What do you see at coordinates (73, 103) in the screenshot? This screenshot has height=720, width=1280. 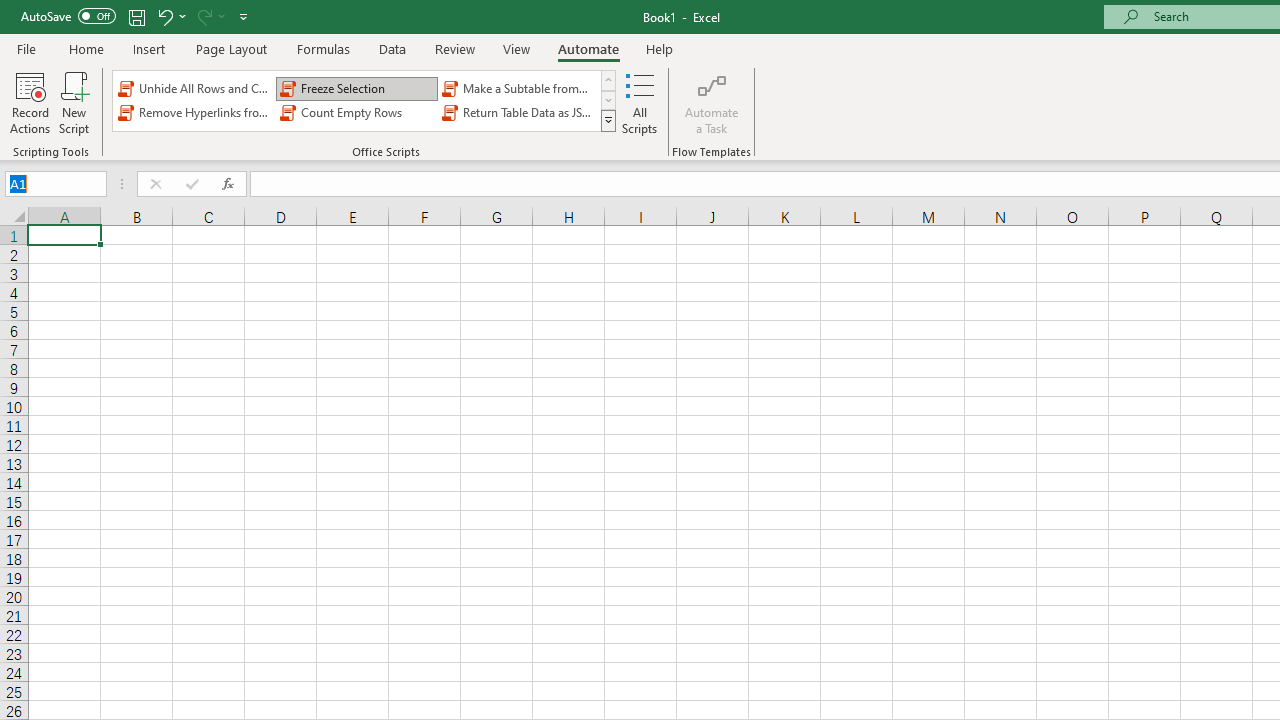 I see `'New Script'` at bounding box center [73, 103].